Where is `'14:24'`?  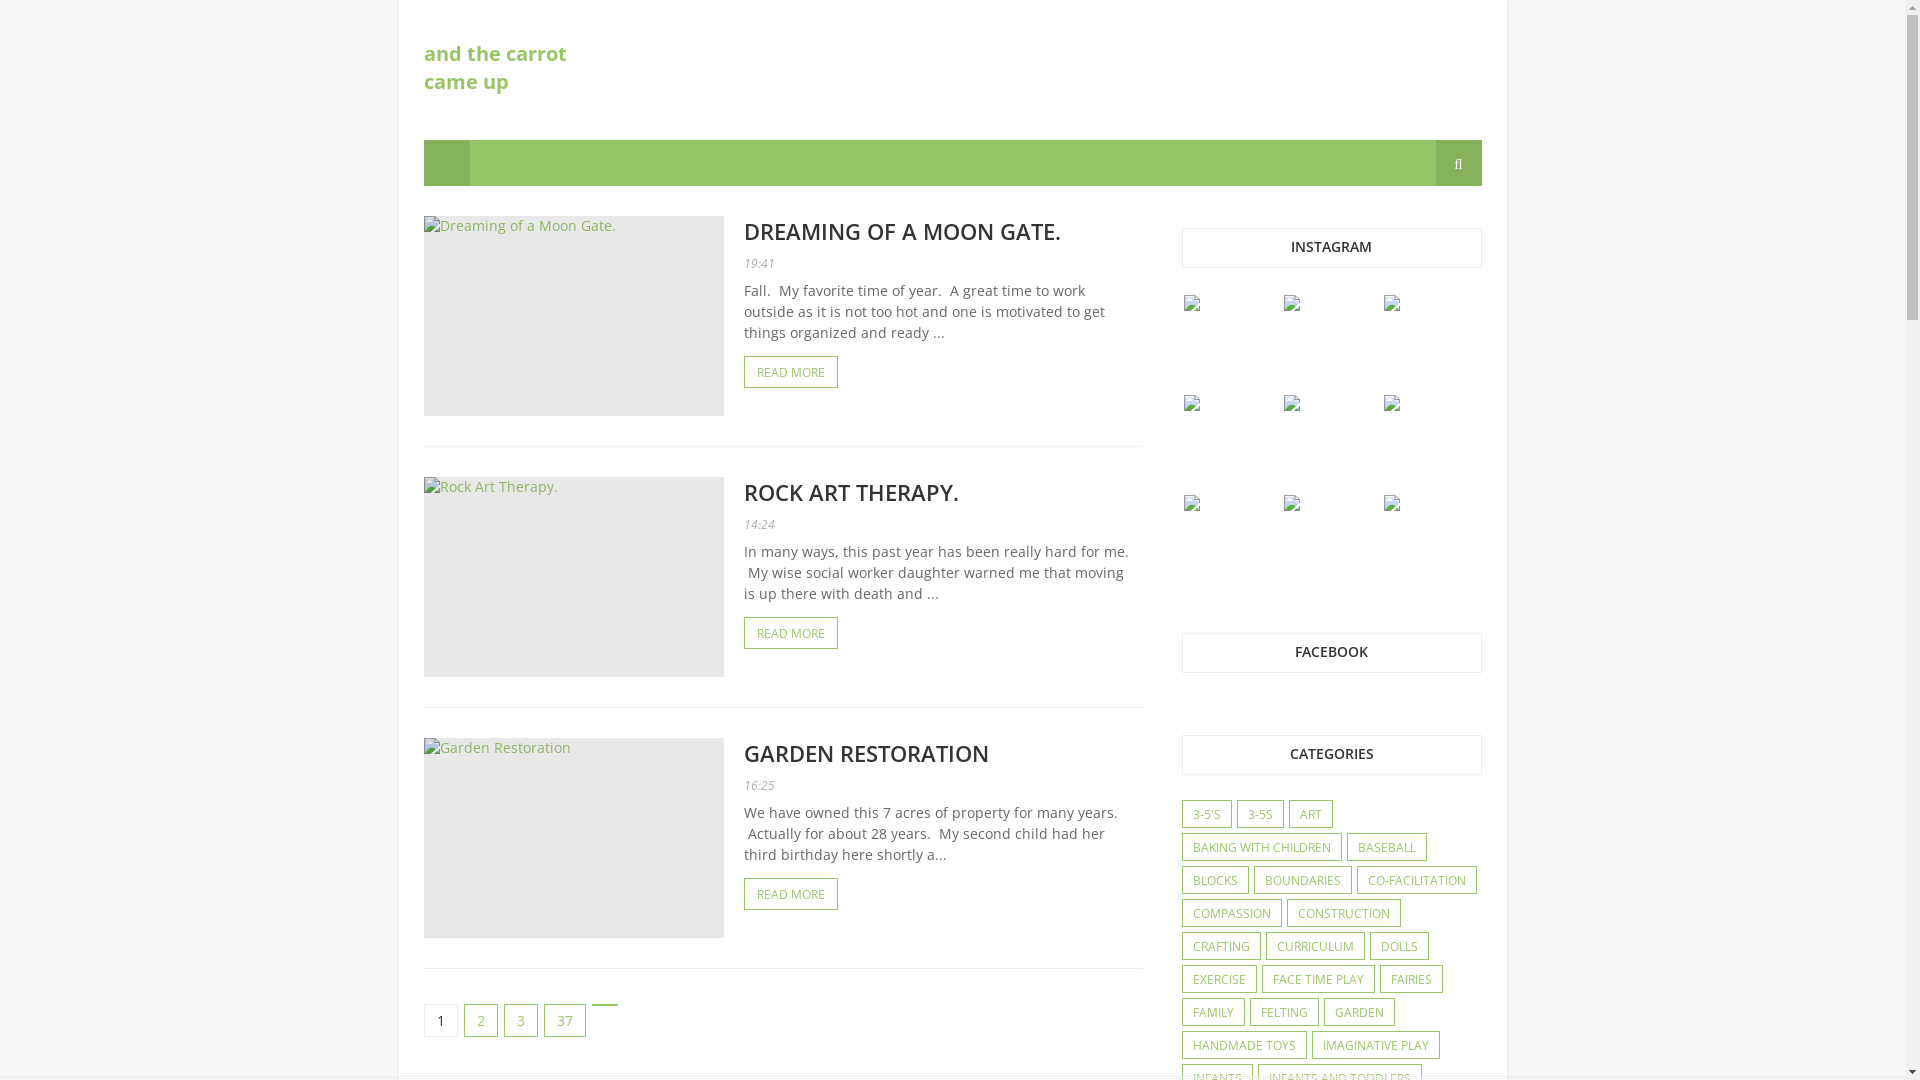 '14:24' is located at coordinates (743, 523).